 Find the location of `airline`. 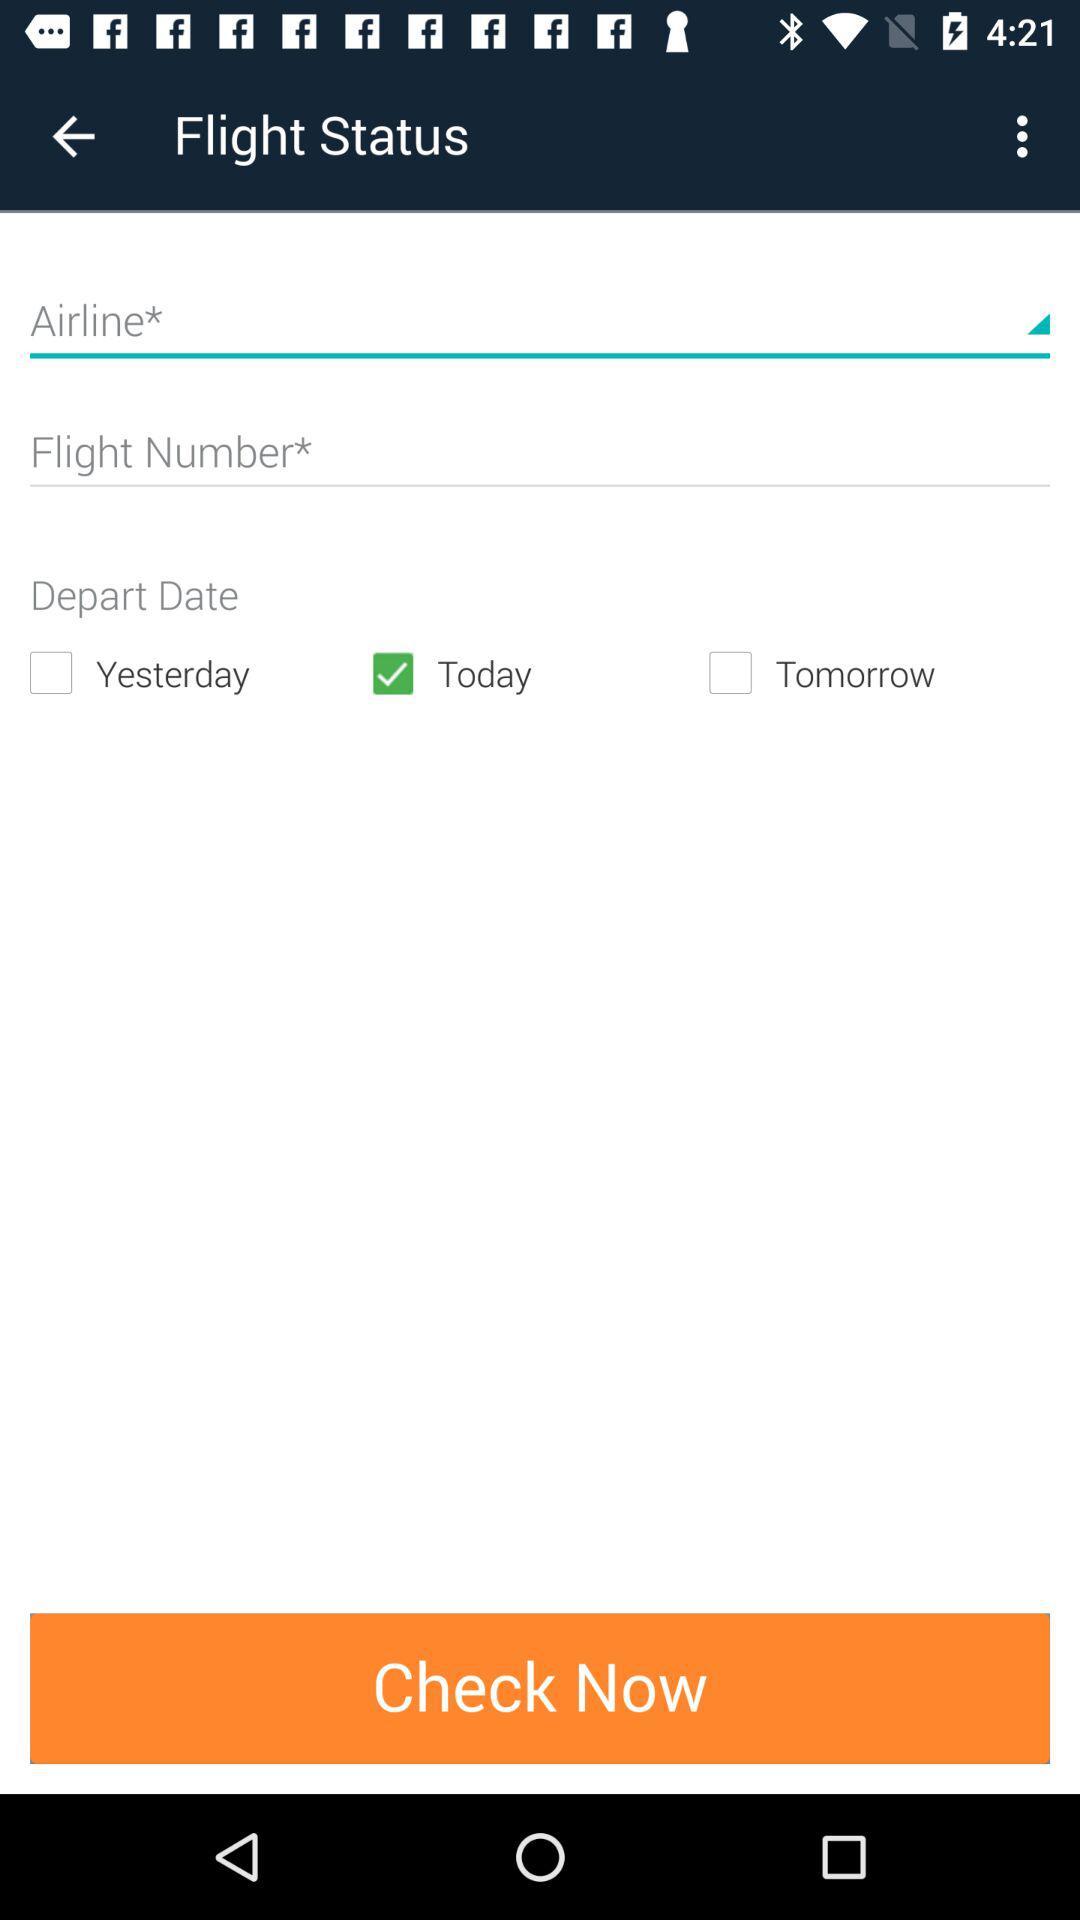

airline is located at coordinates (540, 329).